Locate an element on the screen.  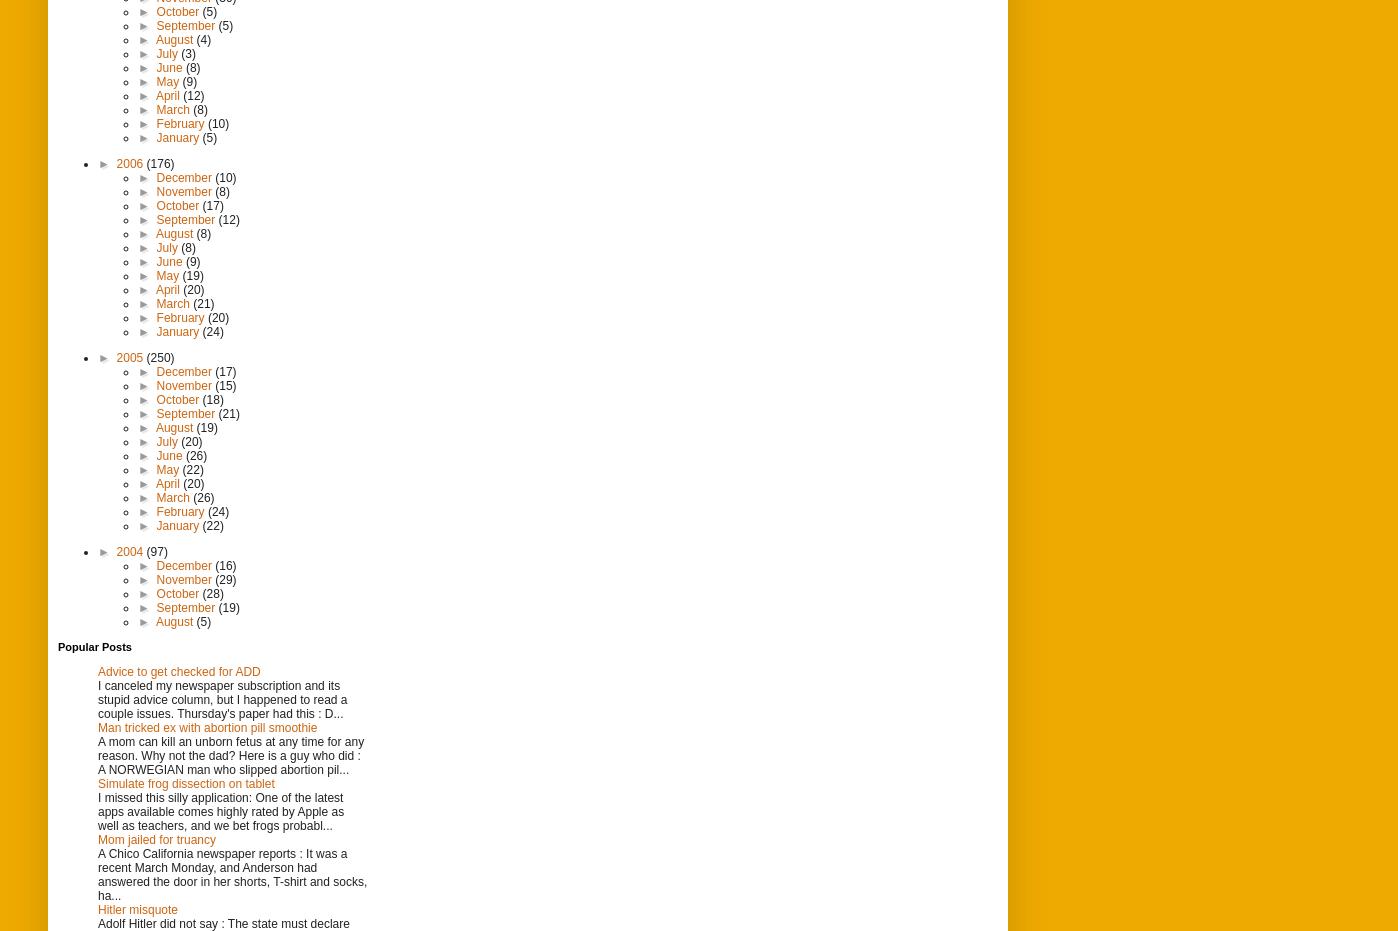
'A Chico California newspaper reports : It was a recent March Monday, and Anderson had answered the door in her shorts, T-shirt and socks, ha...' is located at coordinates (232, 874).